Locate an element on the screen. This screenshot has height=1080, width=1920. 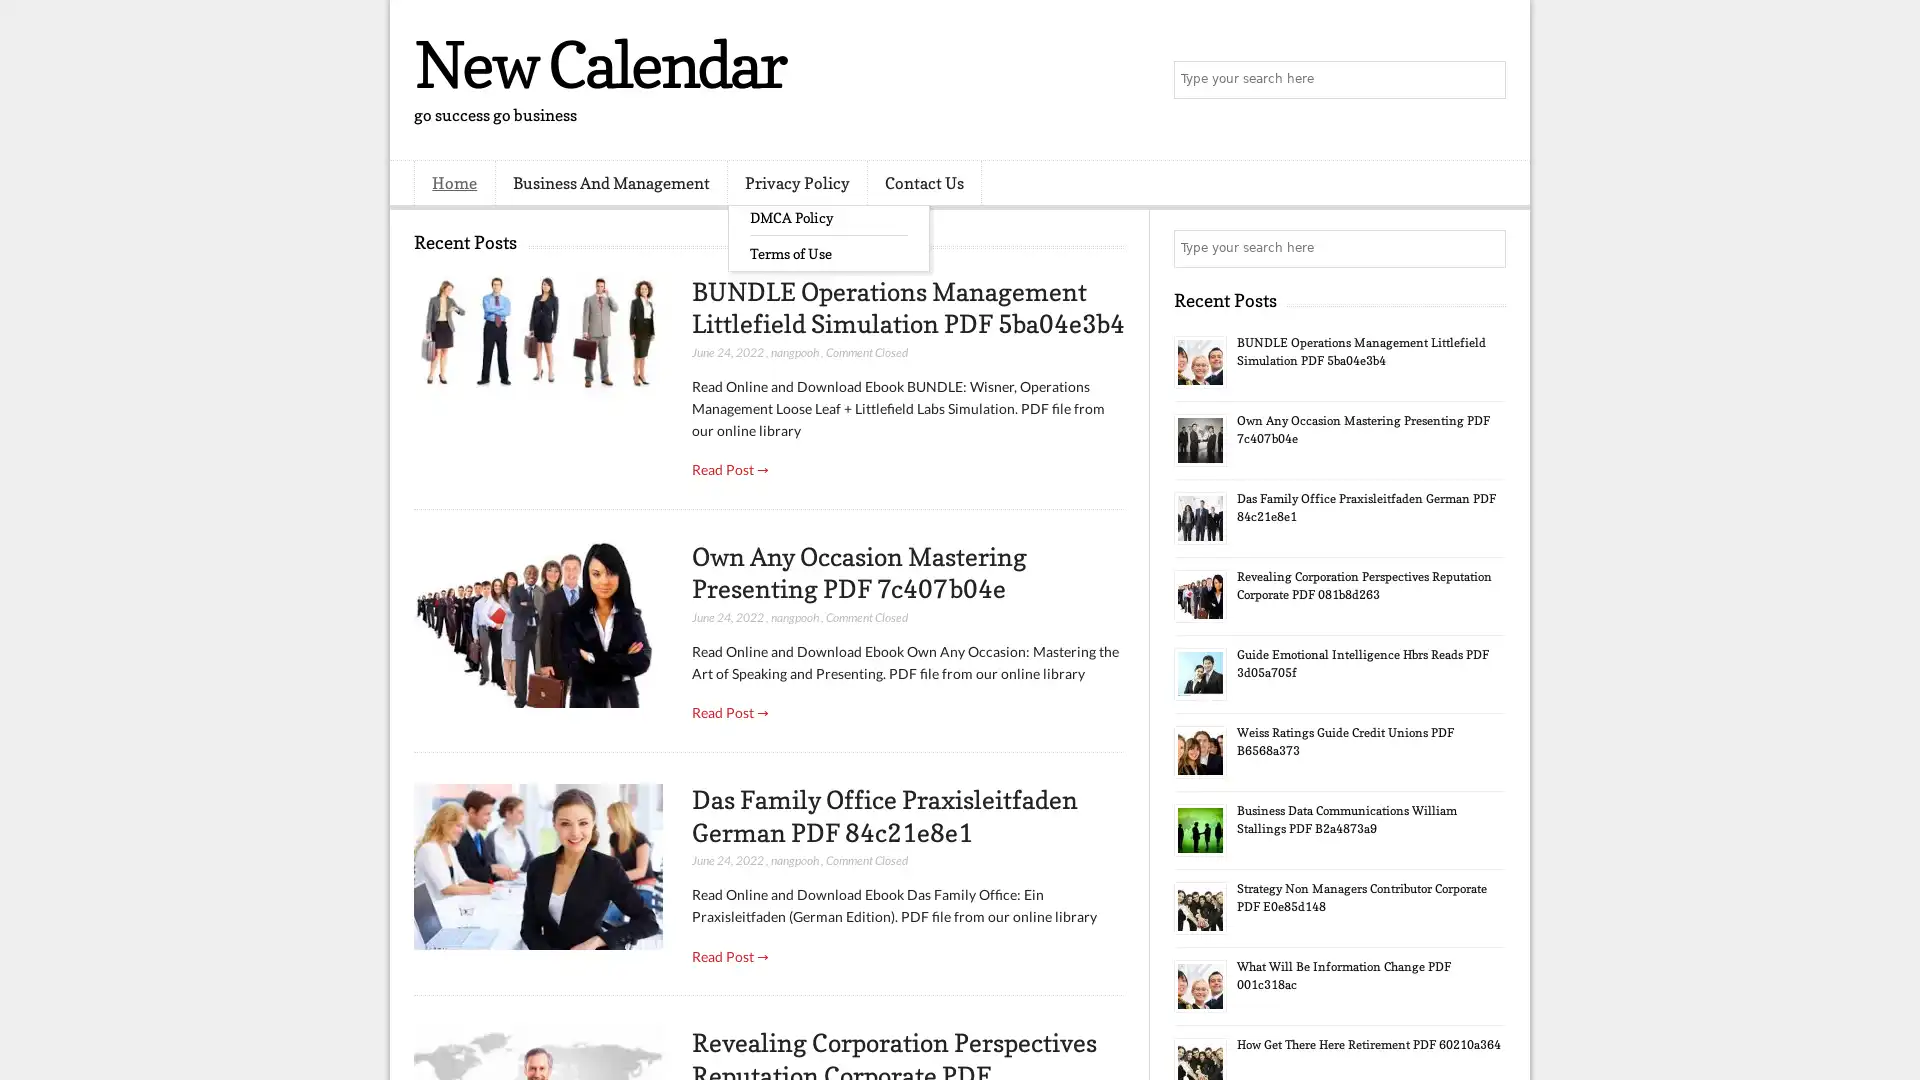
Search is located at coordinates (1485, 248).